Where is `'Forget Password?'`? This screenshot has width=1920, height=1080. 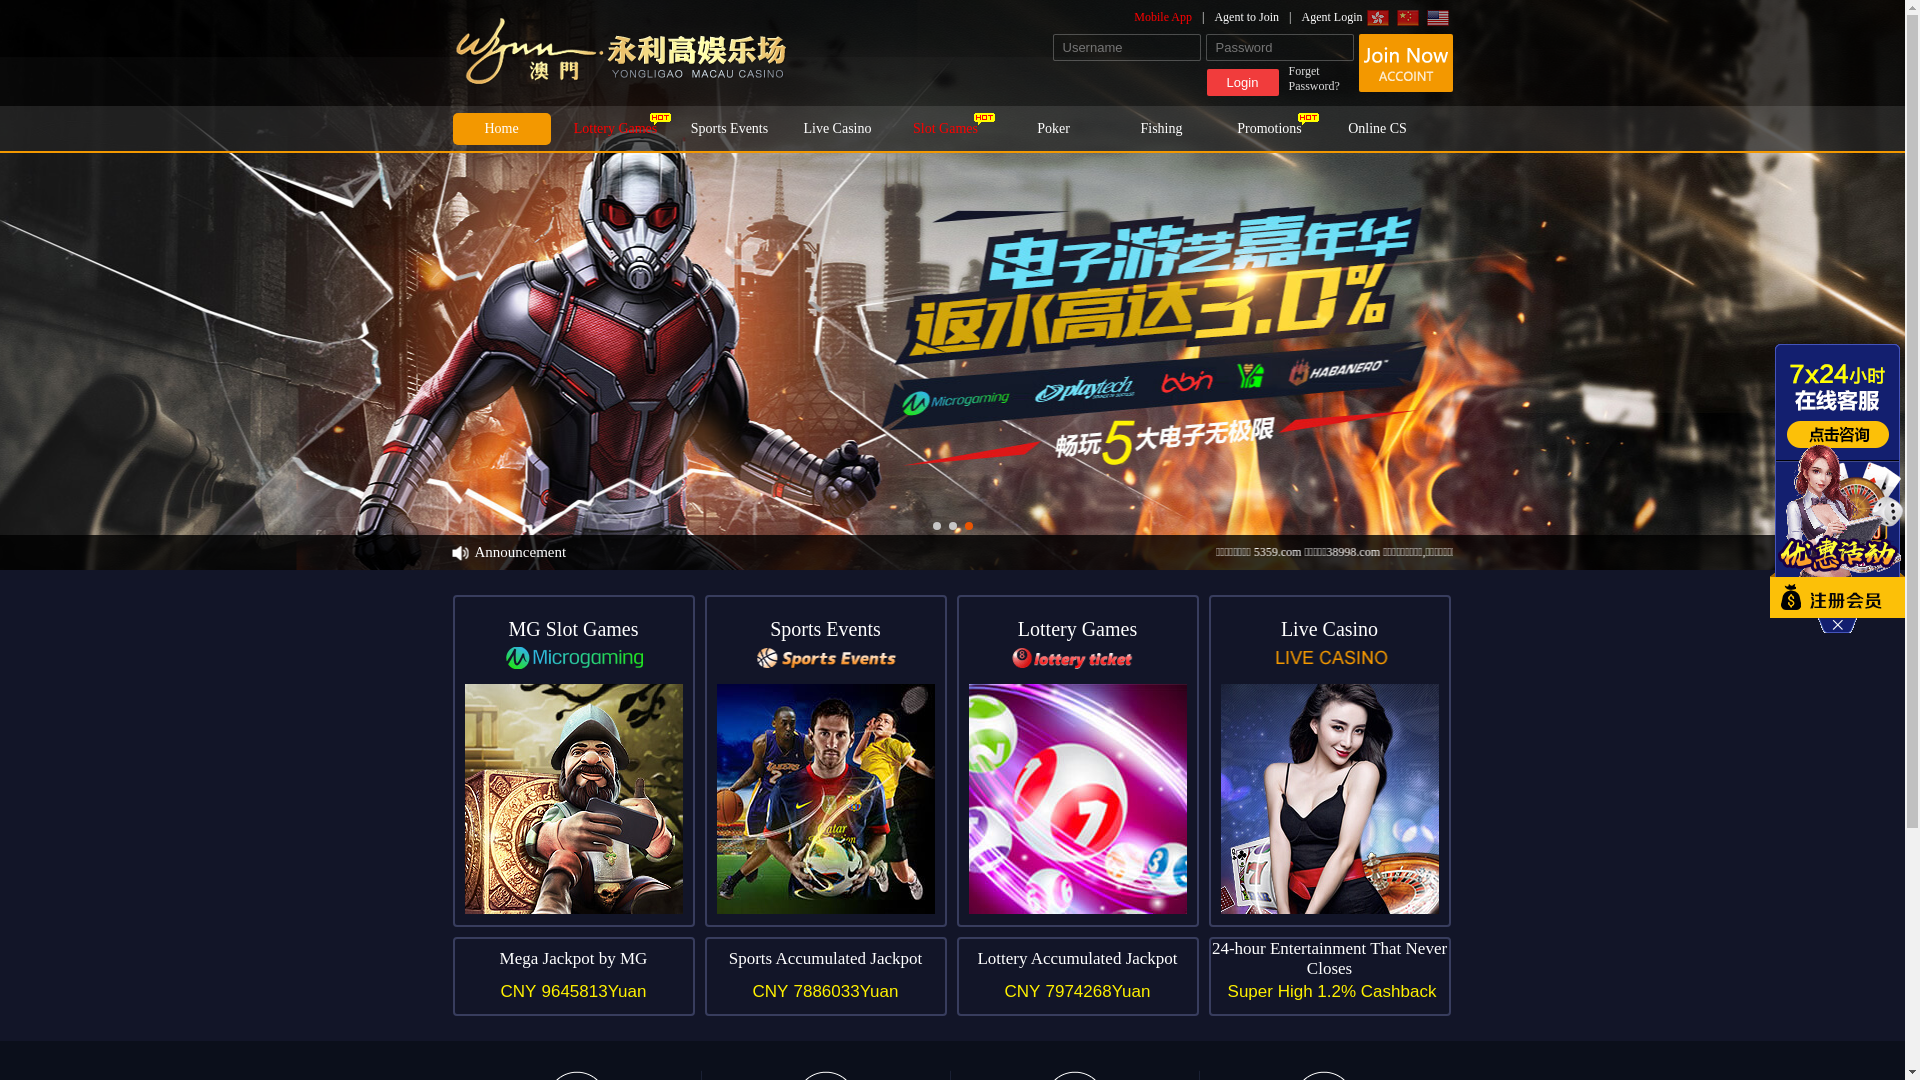 'Forget Password?' is located at coordinates (1320, 77).